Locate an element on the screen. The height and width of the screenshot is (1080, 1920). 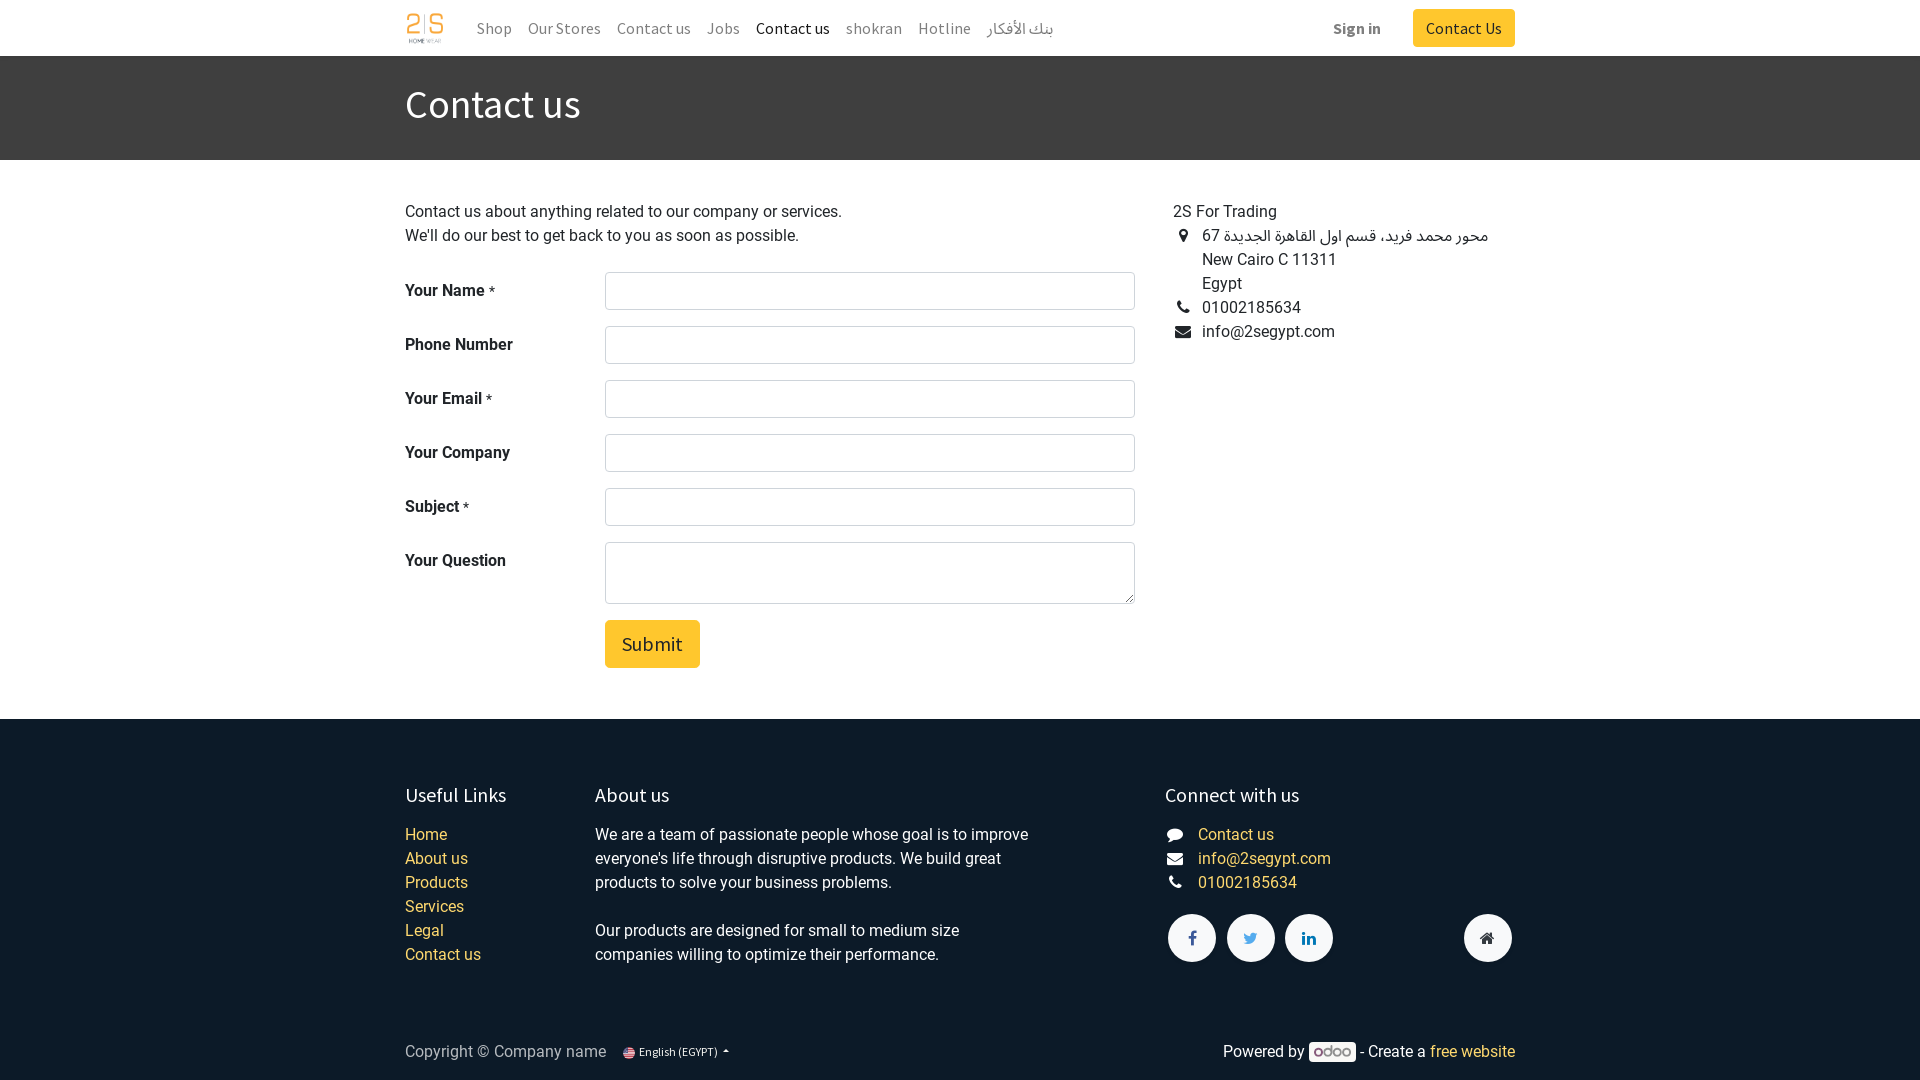
'Home' is located at coordinates (425, 834).